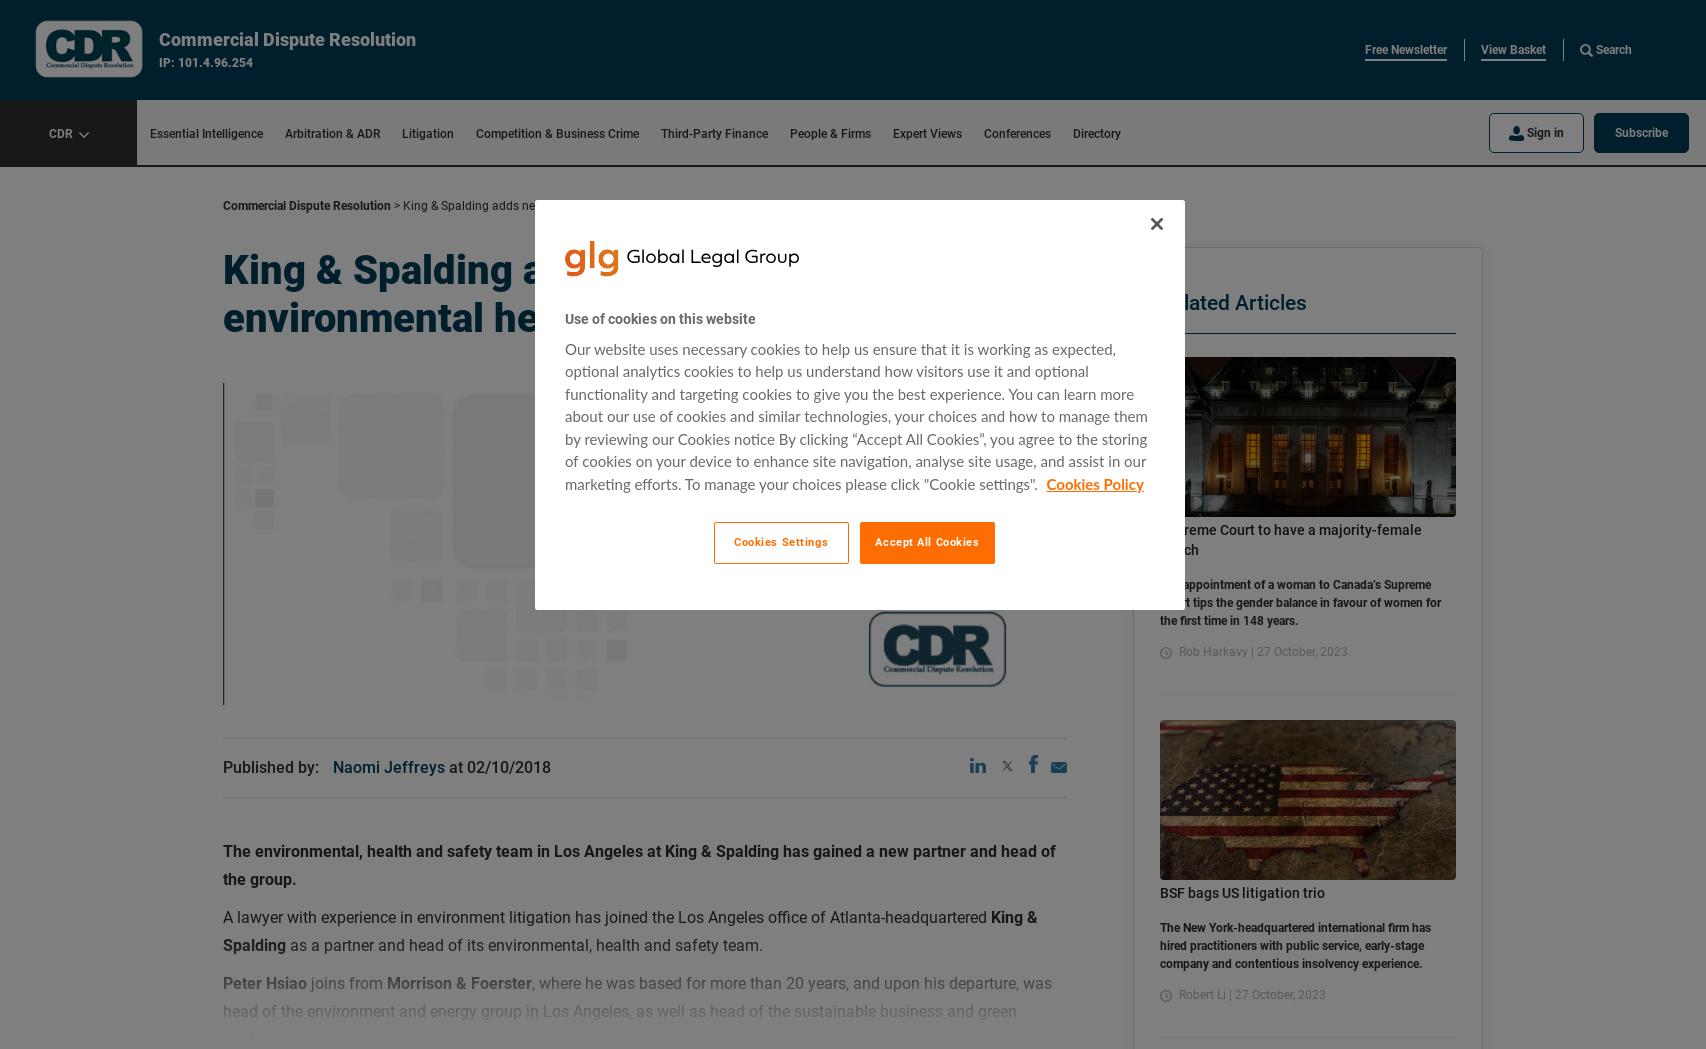 The image size is (1706, 1049). Describe the element at coordinates (713, 133) in the screenshot. I see `'Third-Party Finance'` at that location.